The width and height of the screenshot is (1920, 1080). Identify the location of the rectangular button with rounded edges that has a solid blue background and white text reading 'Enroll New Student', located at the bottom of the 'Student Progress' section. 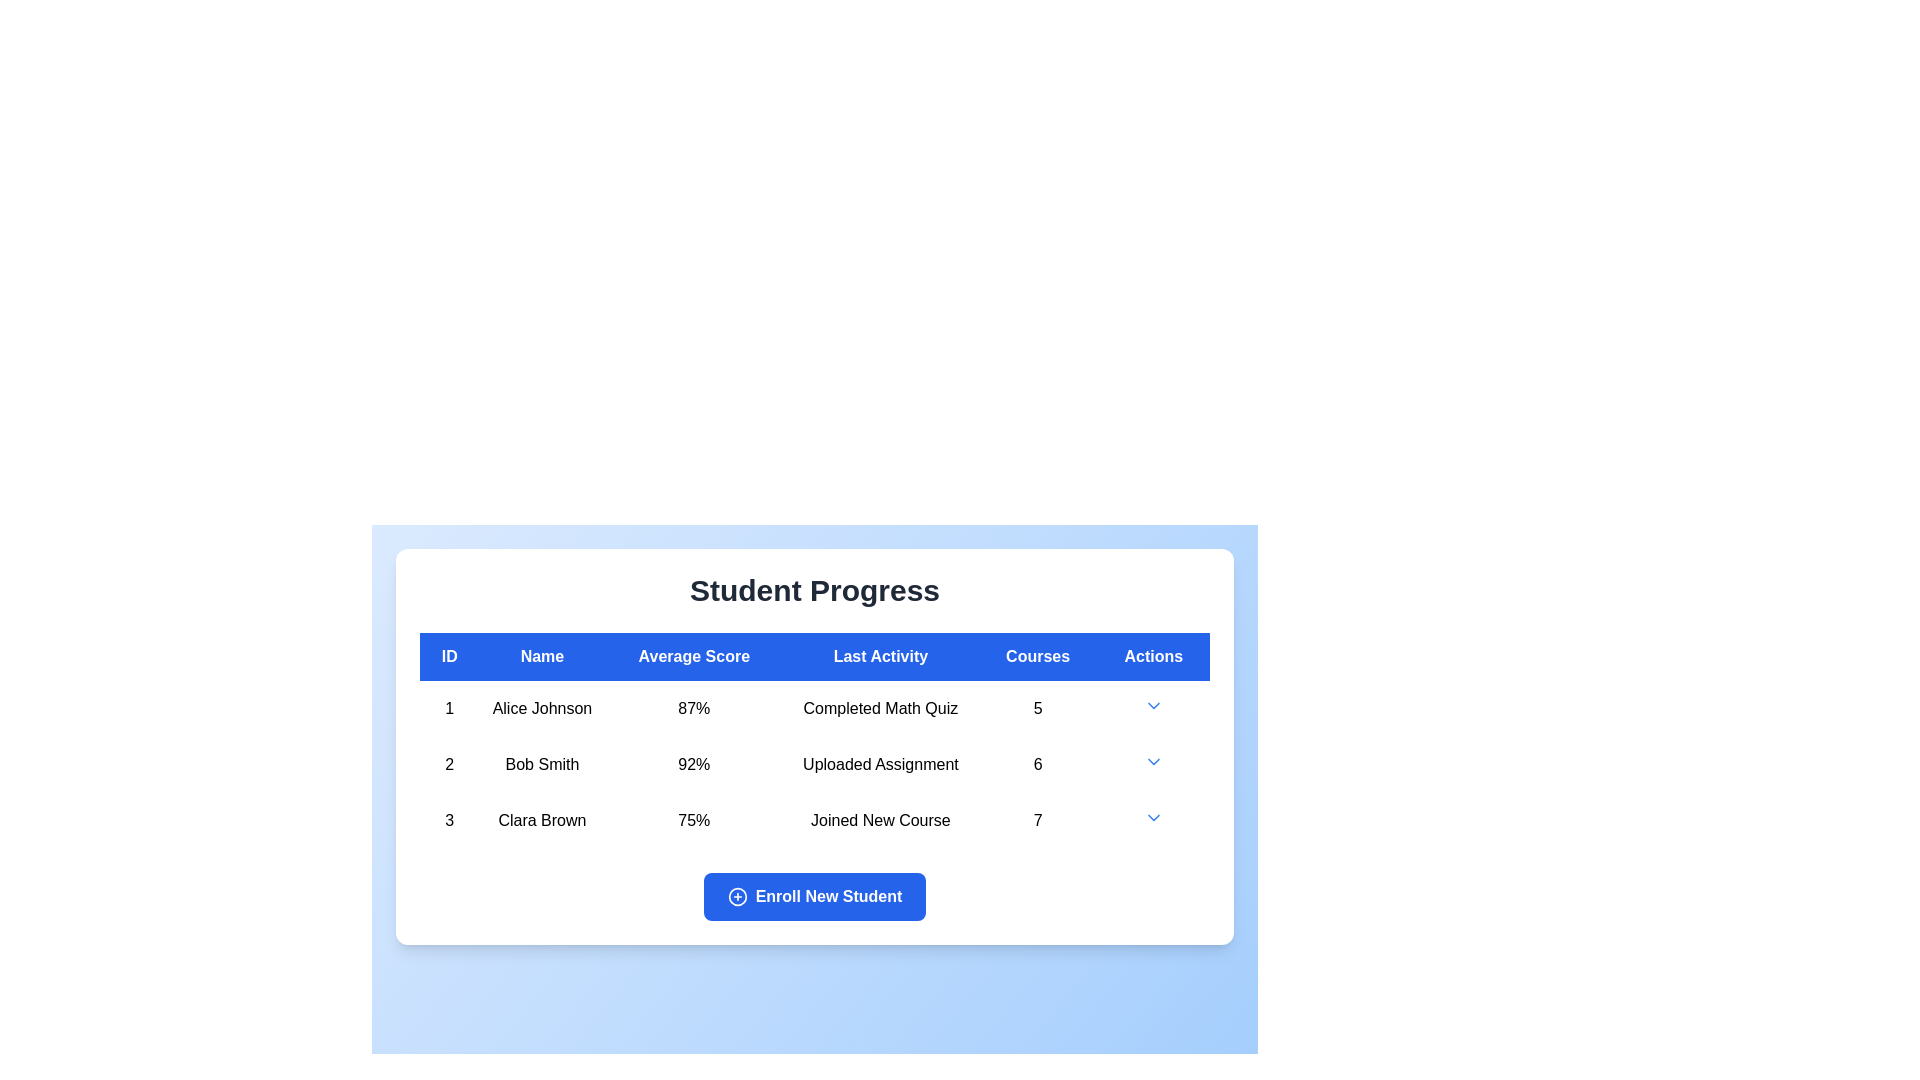
(815, 896).